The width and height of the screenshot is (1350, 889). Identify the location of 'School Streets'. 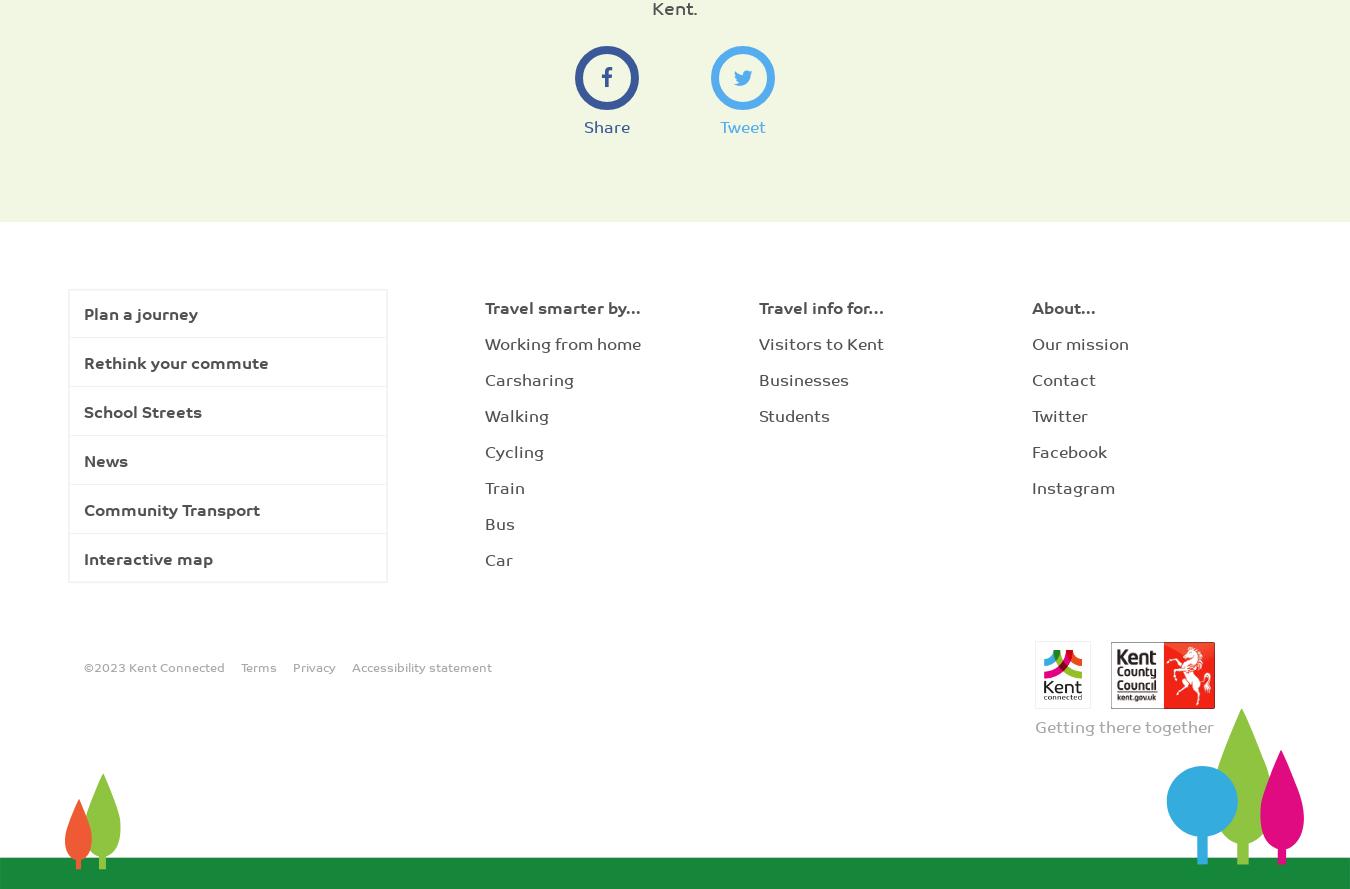
(142, 410).